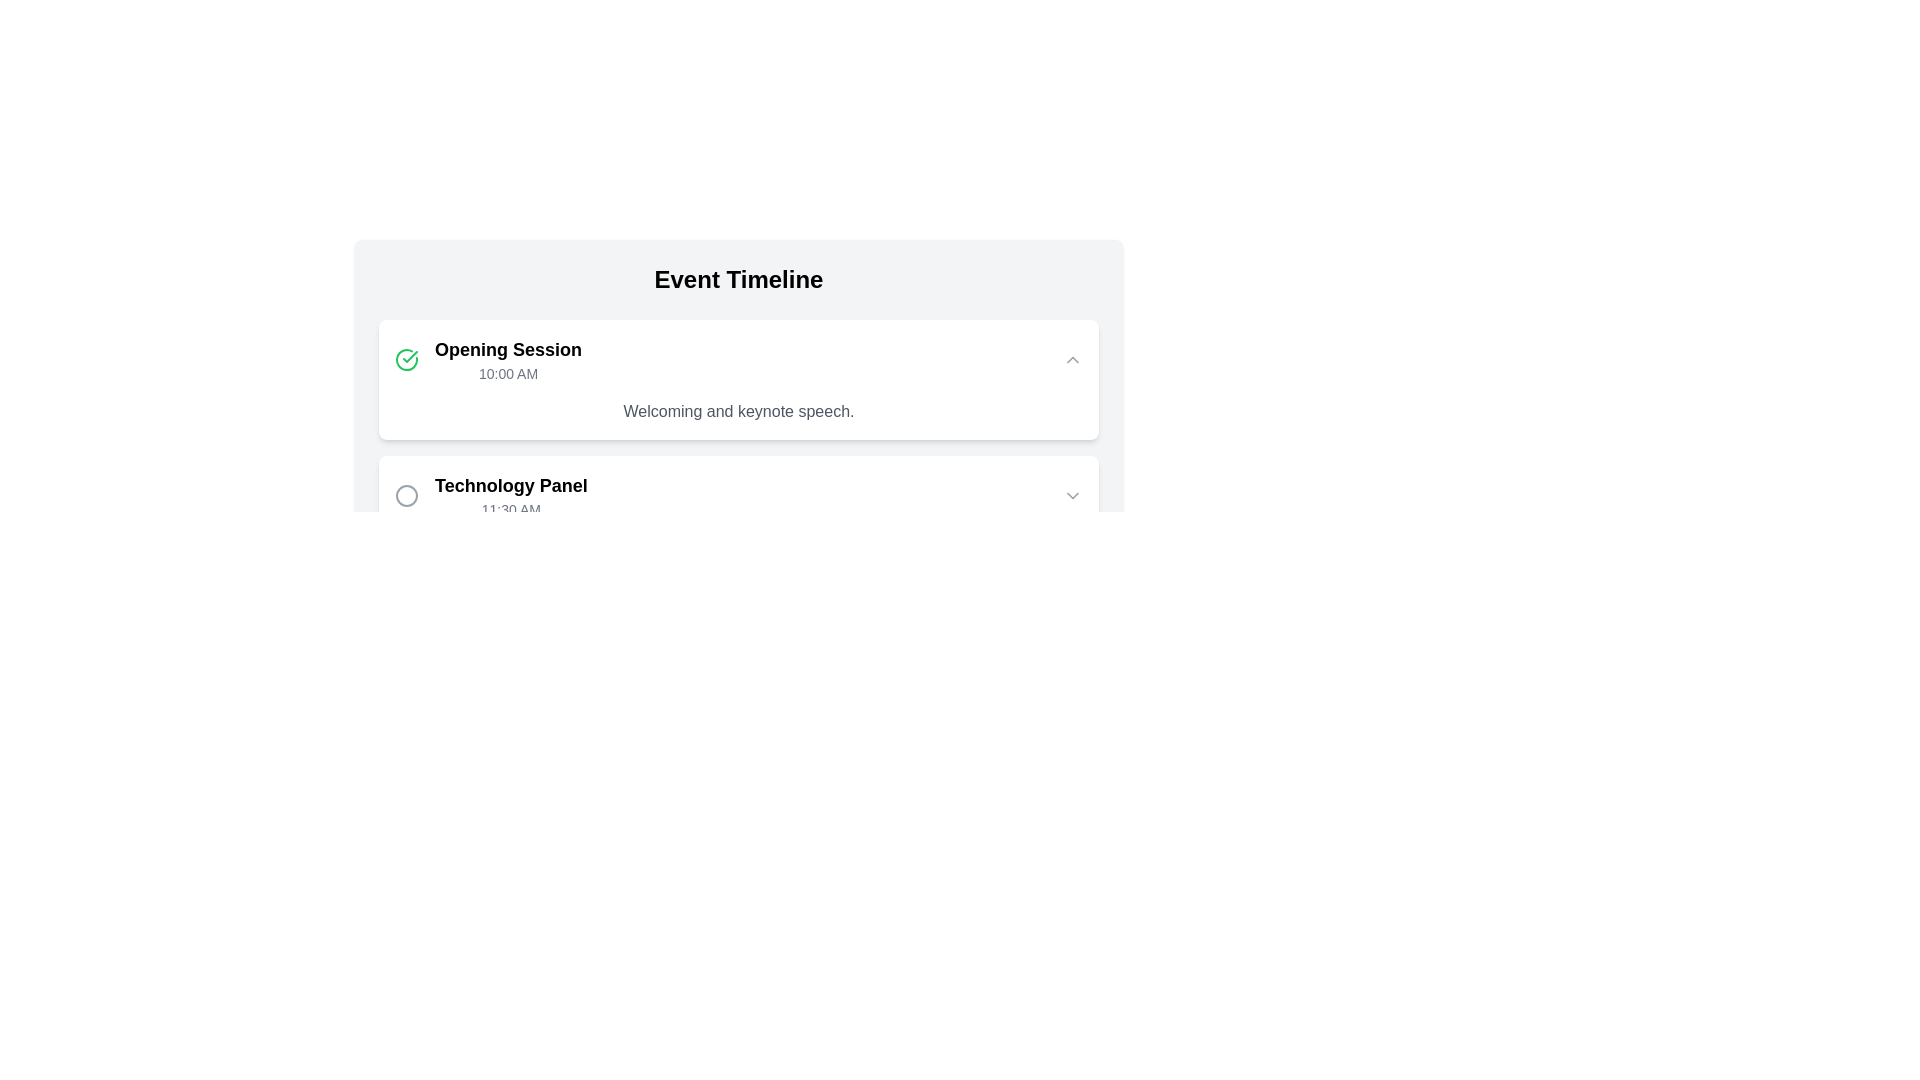  Describe the element at coordinates (1072, 495) in the screenshot. I see `the expand/collapse icon on the right end of the 'Technology Panel' entry` at that location.